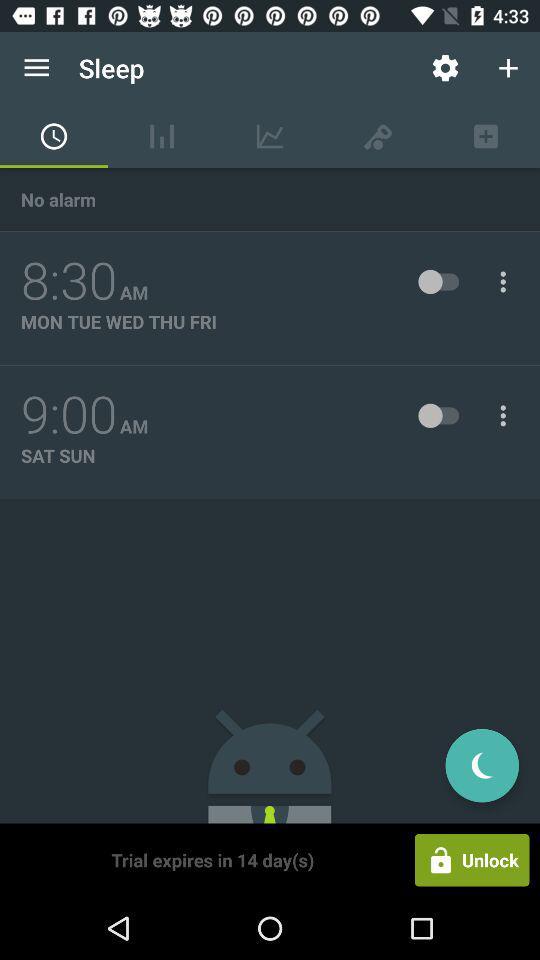  Describe the element at coordinates (68, 414) in the screenshot. I see `the 9:00 item` at that location.